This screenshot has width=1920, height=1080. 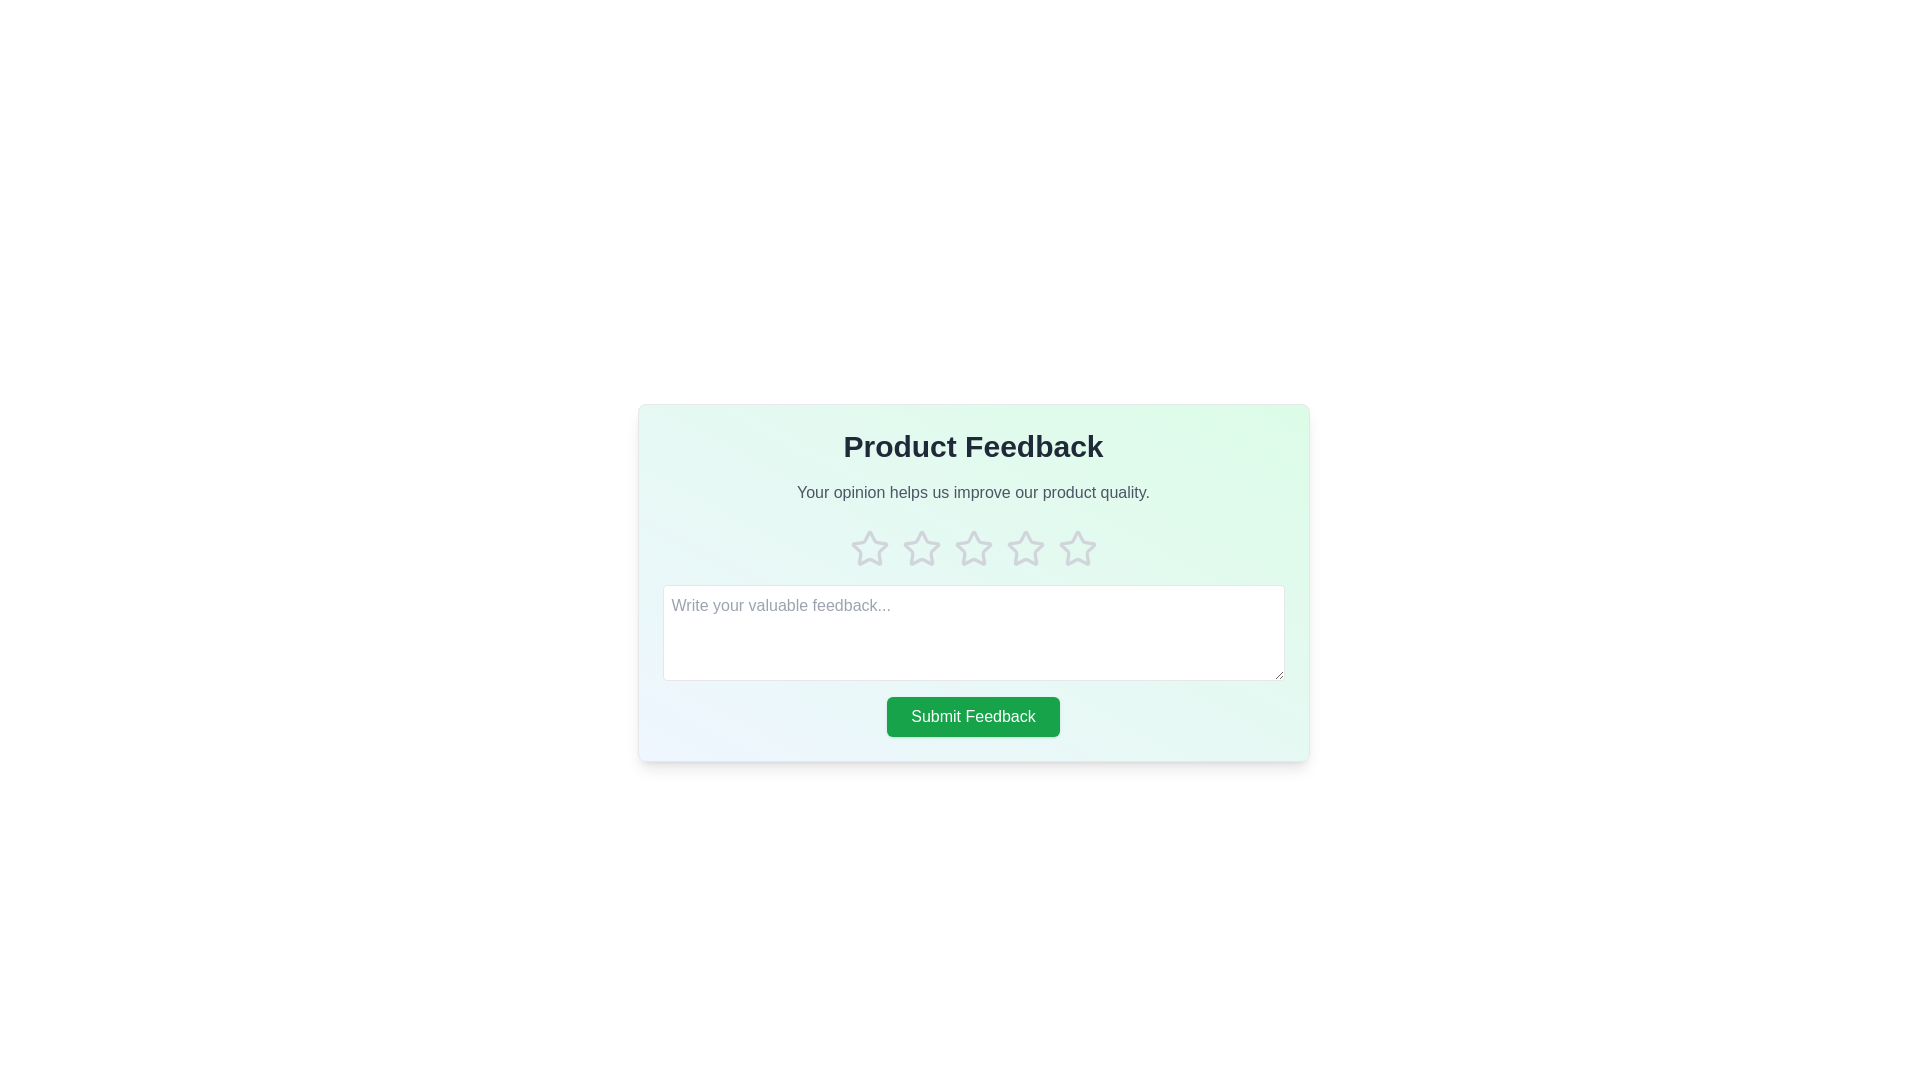 I want to click on the header text block that serves as the title for the feedback section, located above a descriptive sentence and star icons, so click(x=973, y=446).